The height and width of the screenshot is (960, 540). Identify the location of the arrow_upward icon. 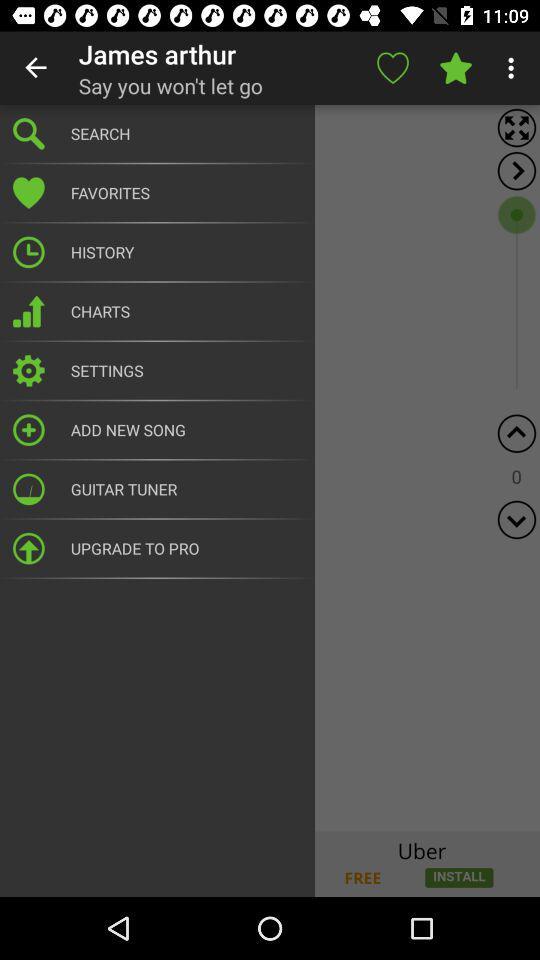
(516, 433).